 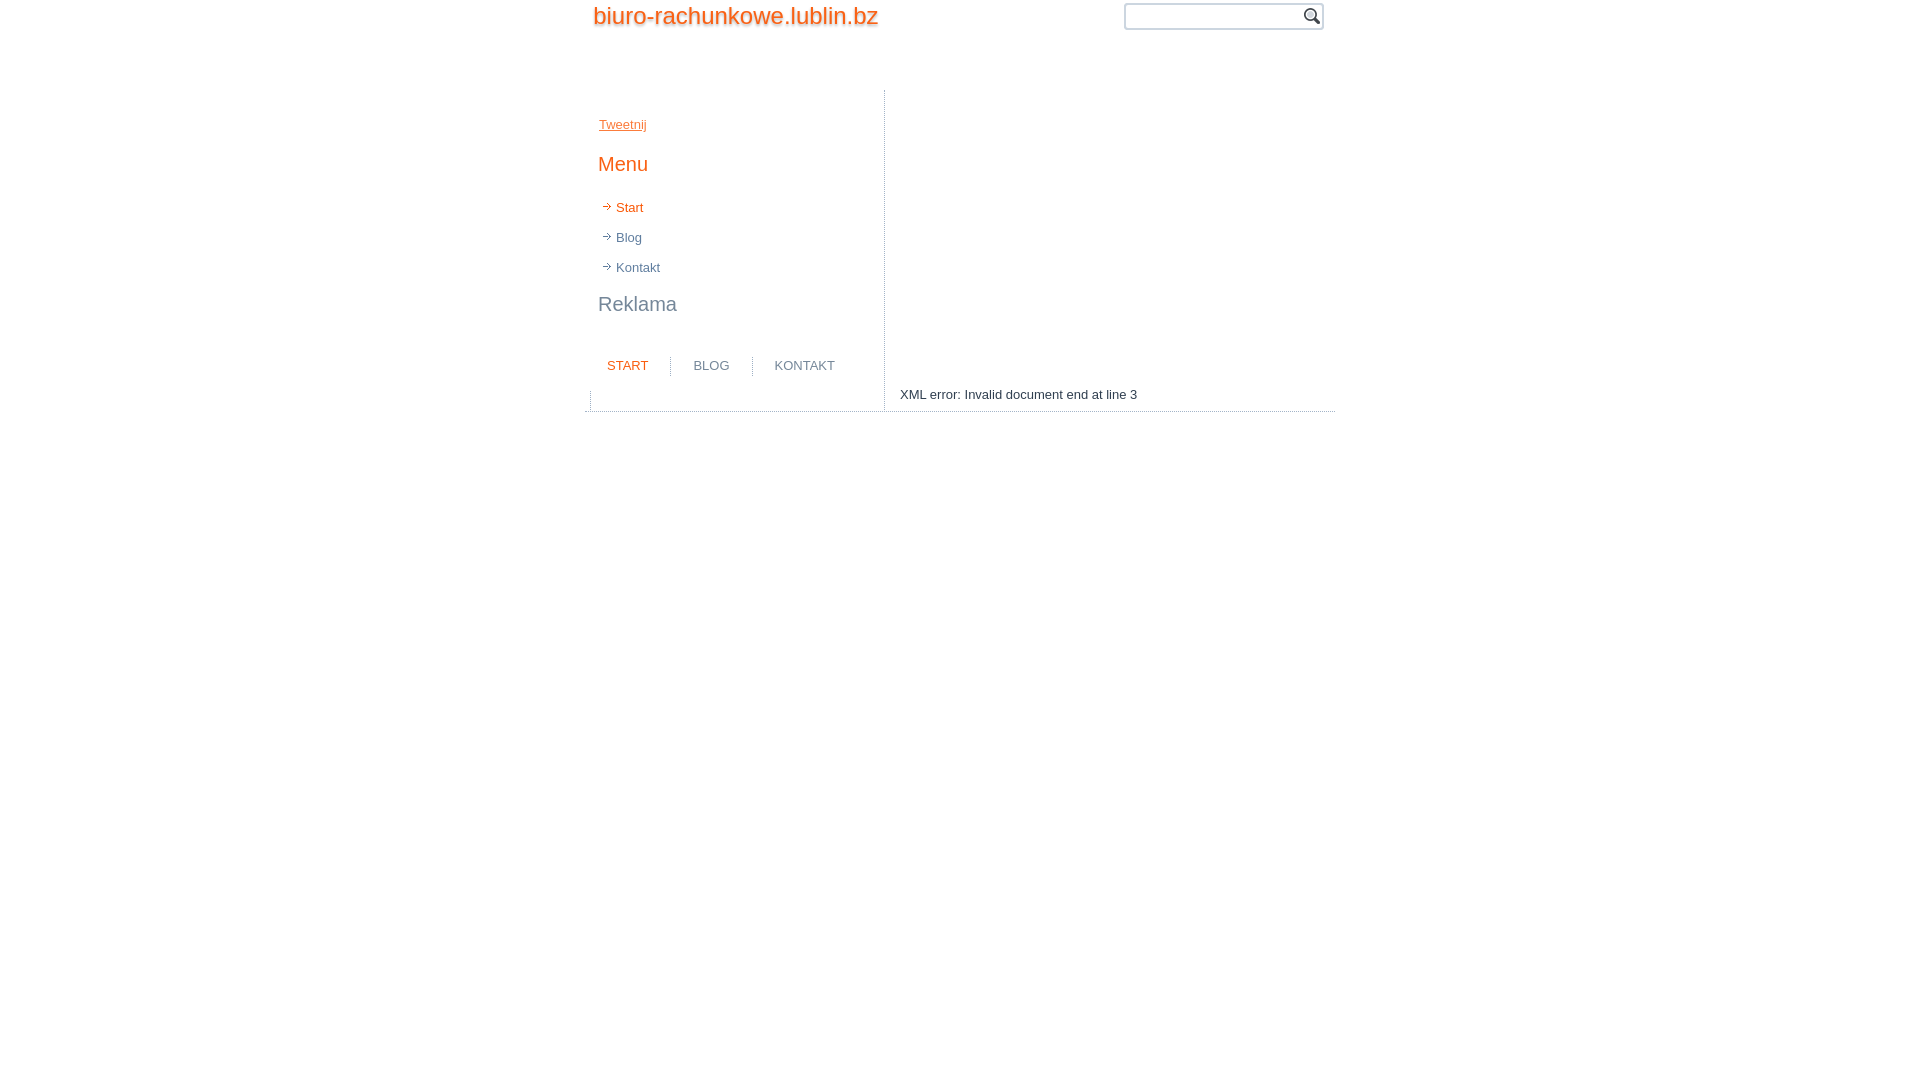 What do you see at coordinates (1108, 237) in the screenshot?
I see `'Advertisement'` at bounding box center [1108, 237].